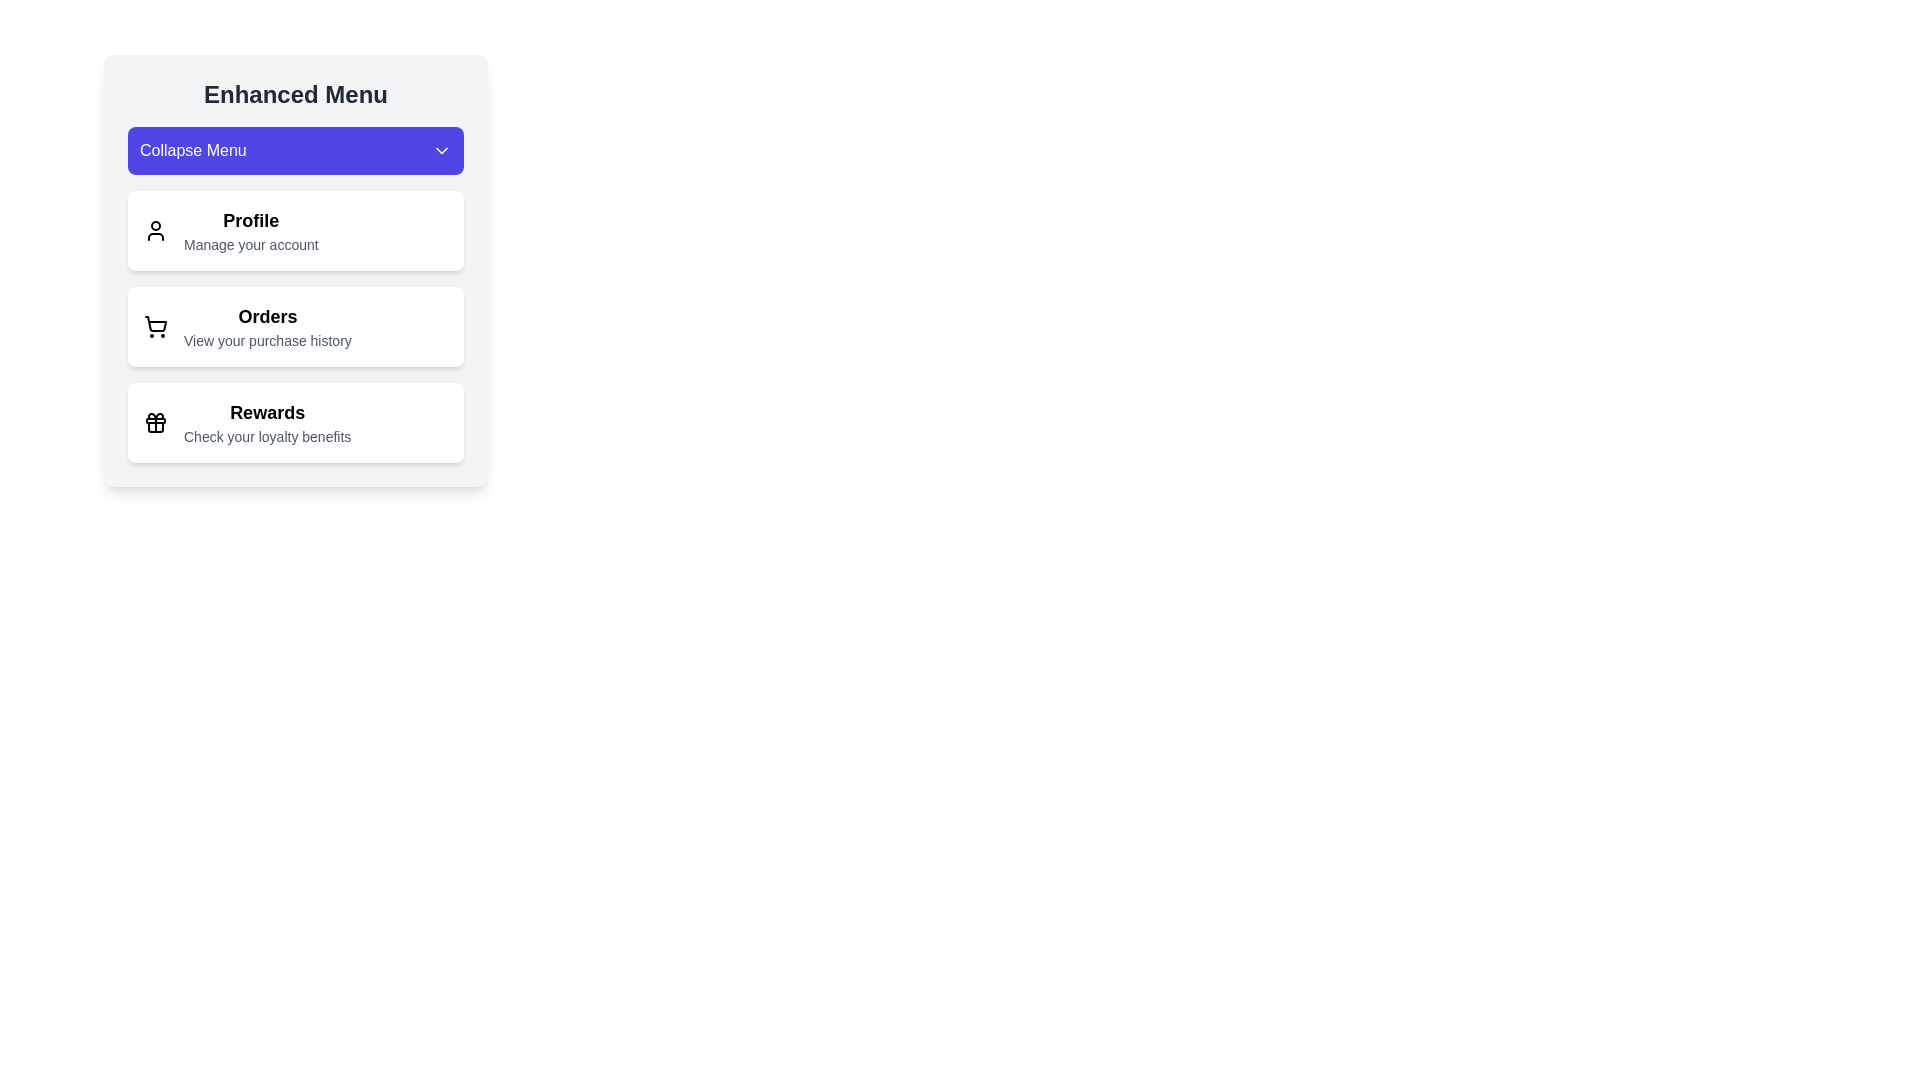 The image size is (1920, 1080). Describe the element at coordinates (266, 339) in the screenshot. I see `the descriptive text located below the 'Orders' title in the white card` at that location.